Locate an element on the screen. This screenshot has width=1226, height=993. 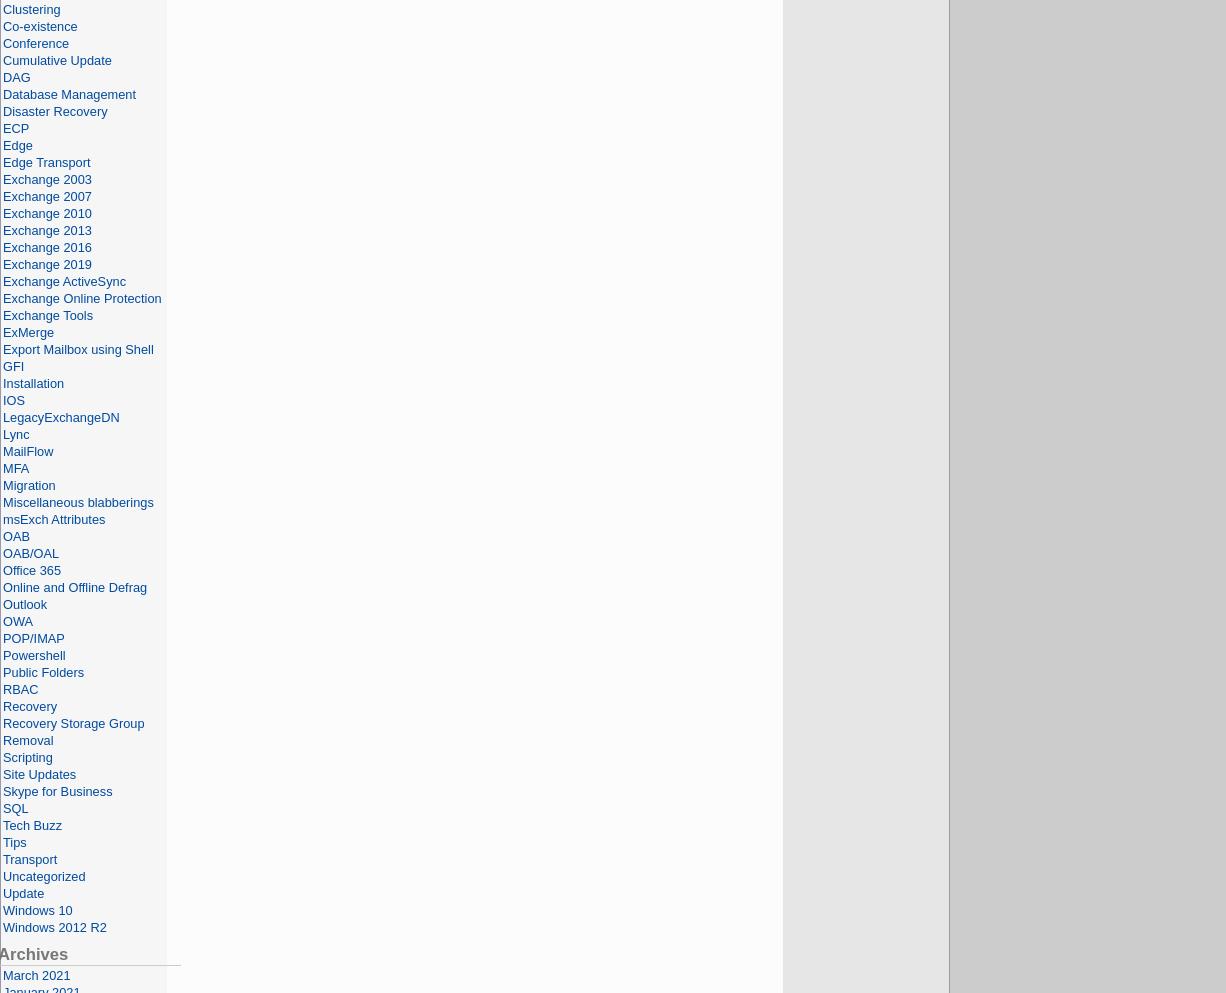
'ECP' is located at coordinates (16, 128).